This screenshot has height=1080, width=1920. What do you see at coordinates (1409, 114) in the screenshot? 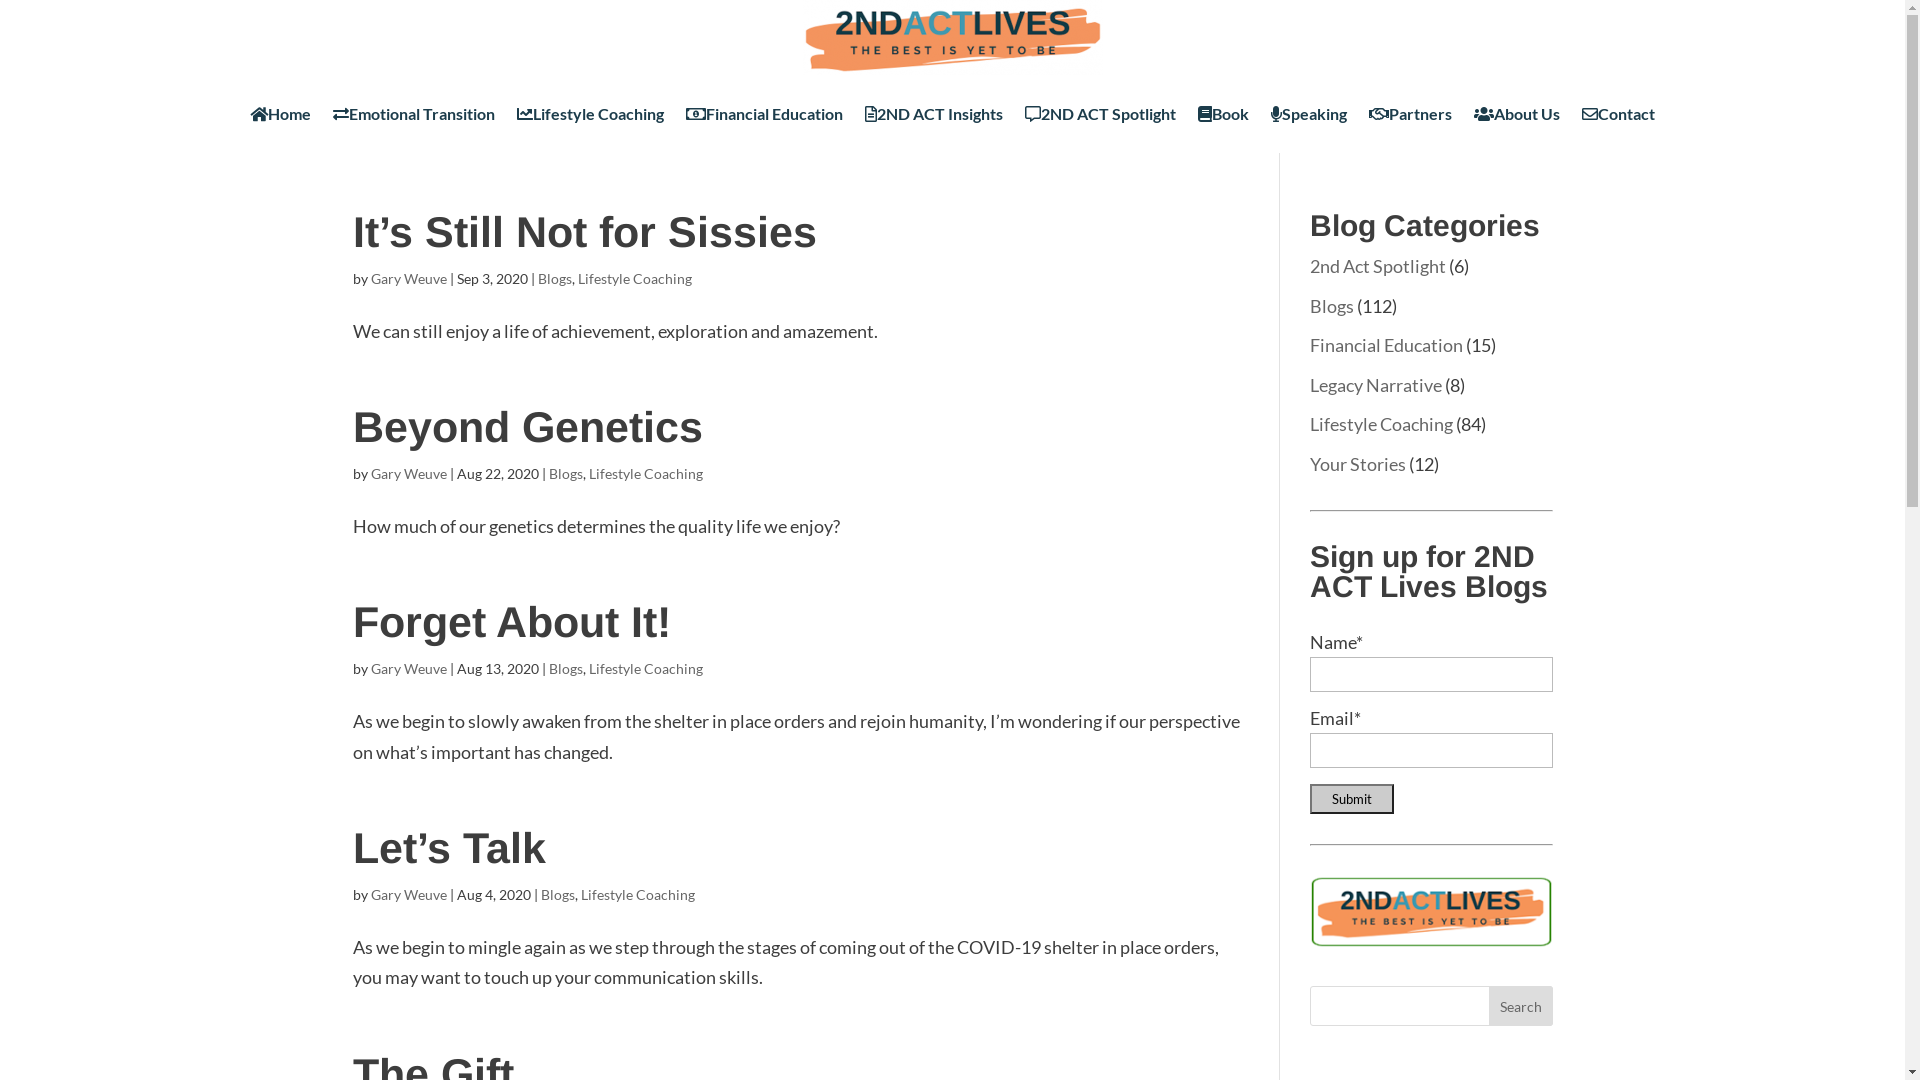
I see `'Partners'` at bounding box center [1409, 114].